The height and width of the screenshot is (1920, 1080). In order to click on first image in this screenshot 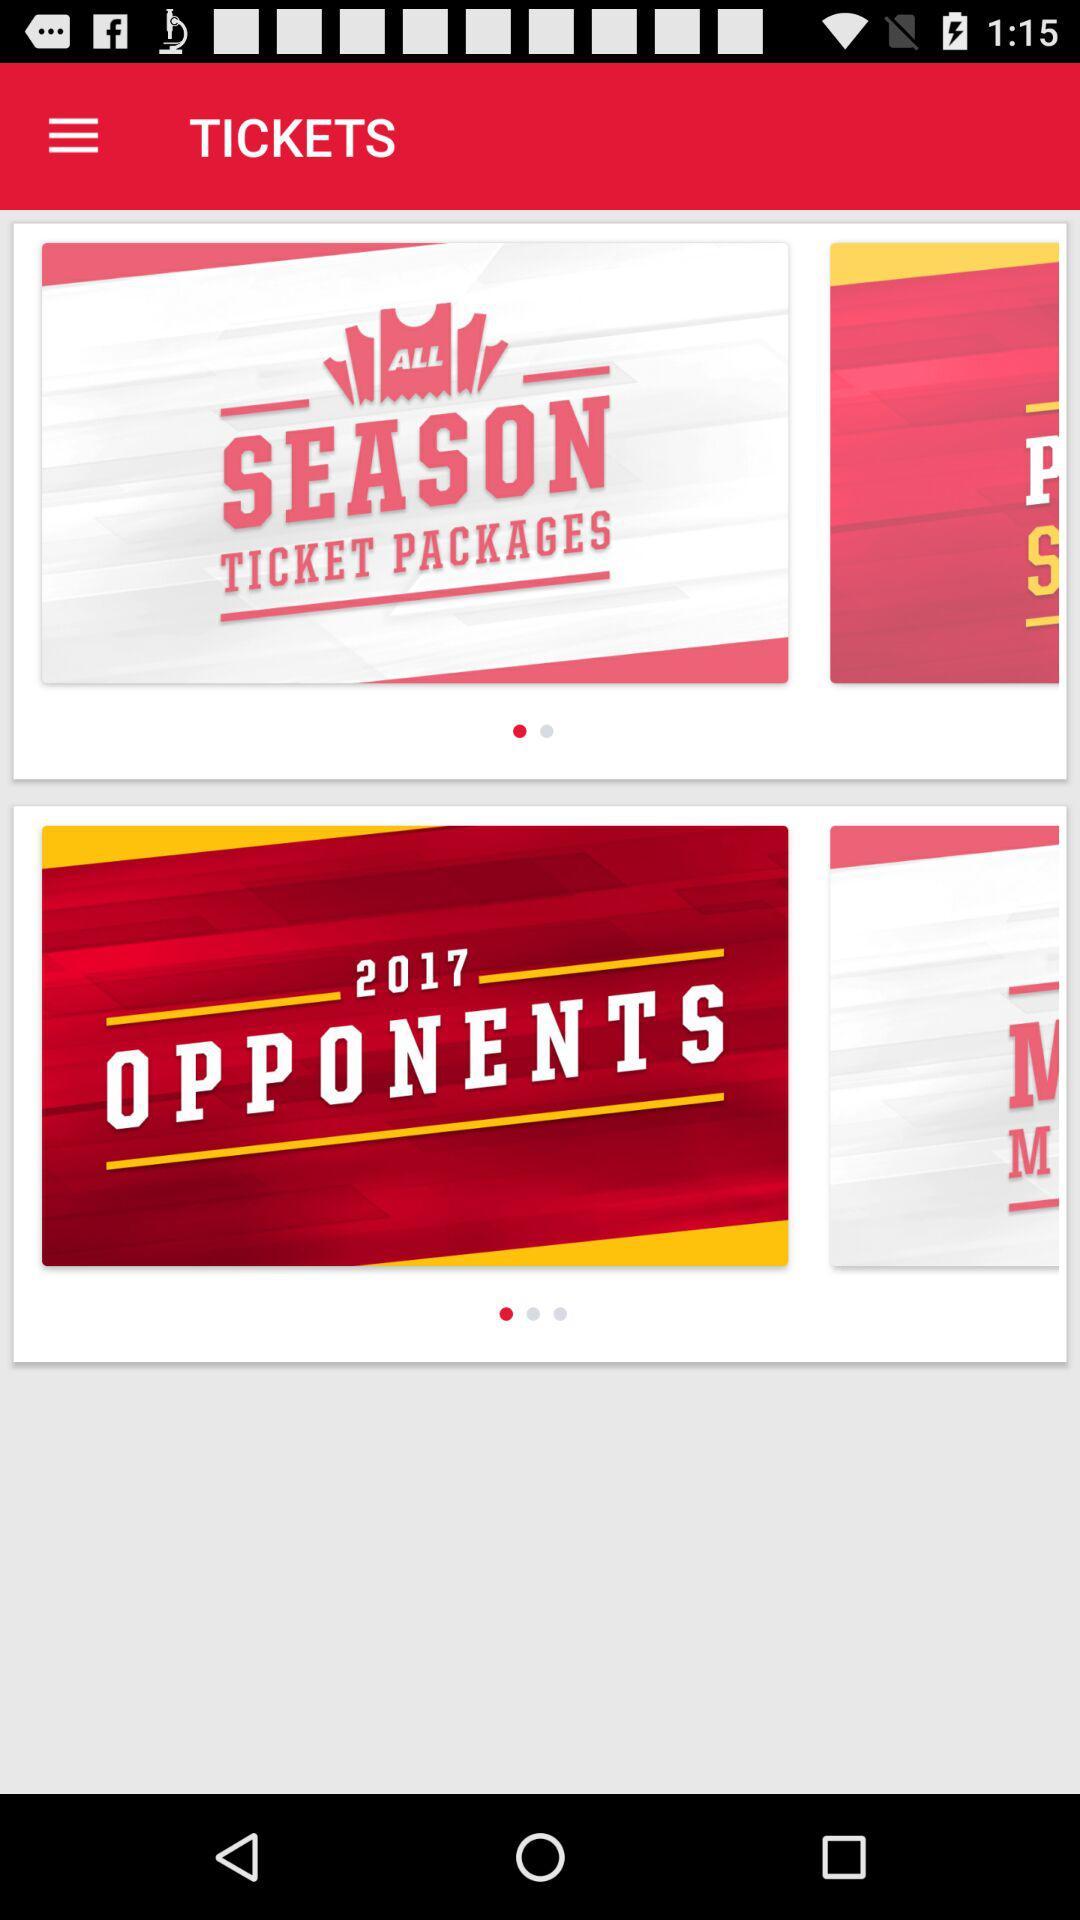, I will do `click(540, 501)`.